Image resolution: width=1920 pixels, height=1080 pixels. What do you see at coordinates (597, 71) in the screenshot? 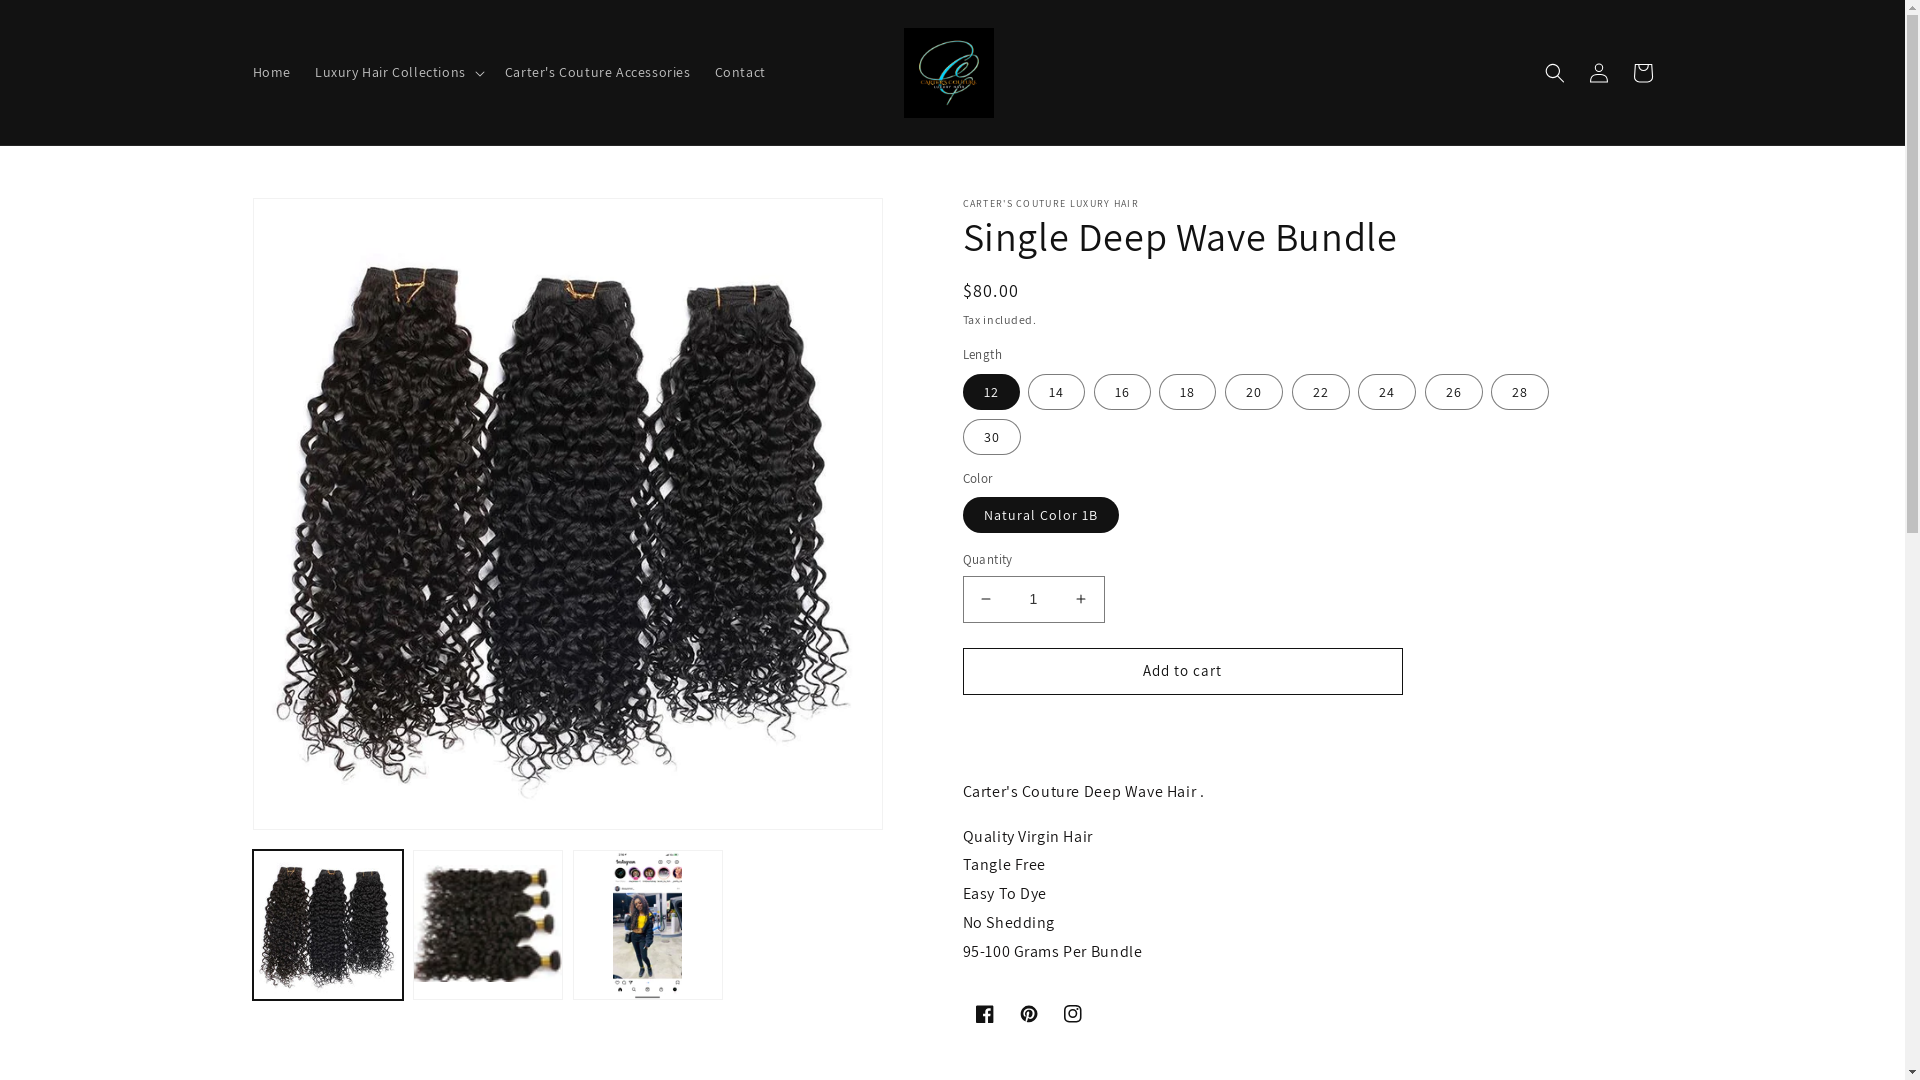
I see `'Carter's Couture Accessories'` at bounding box center [597, 71].